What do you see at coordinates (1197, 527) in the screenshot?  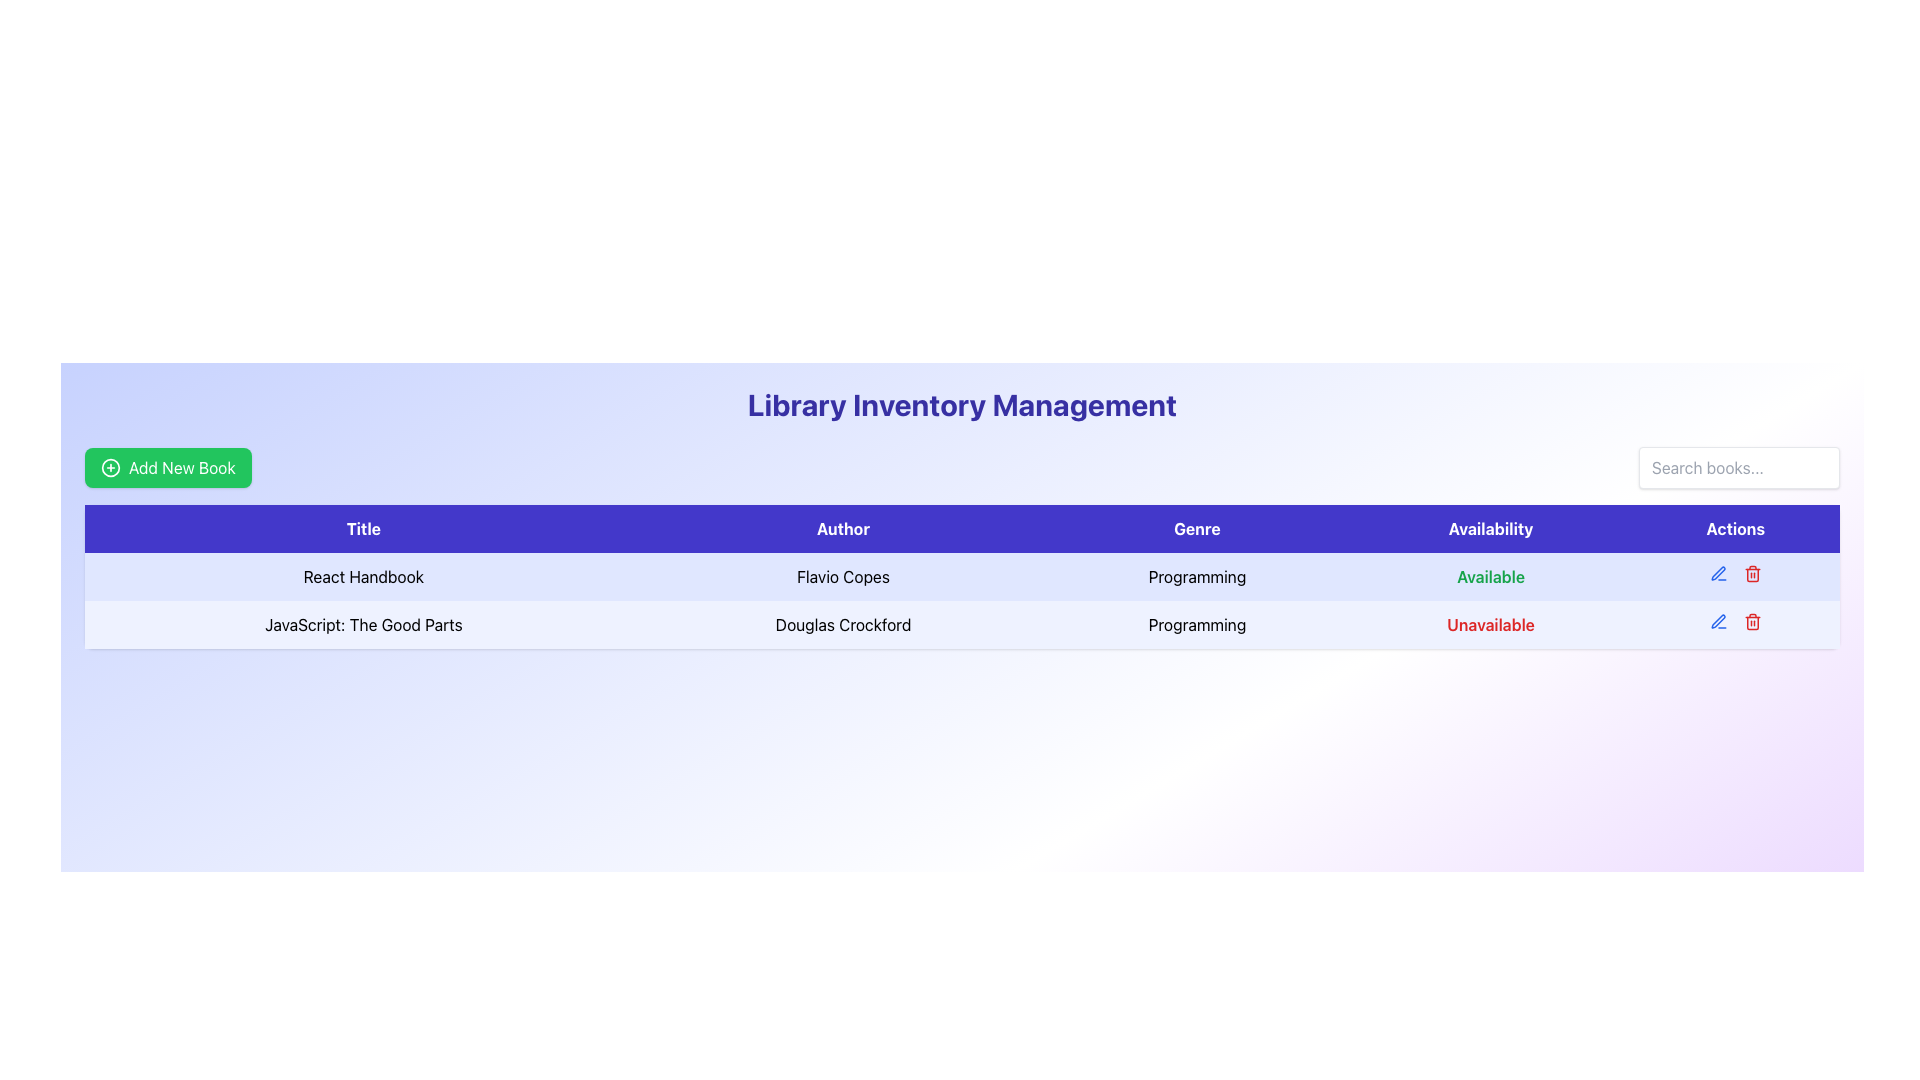 I see `the 'Genre' column header in the data table, which is the third column header located between the 'Author' and 'Availability' headers` at bounding box center [1197, 527].